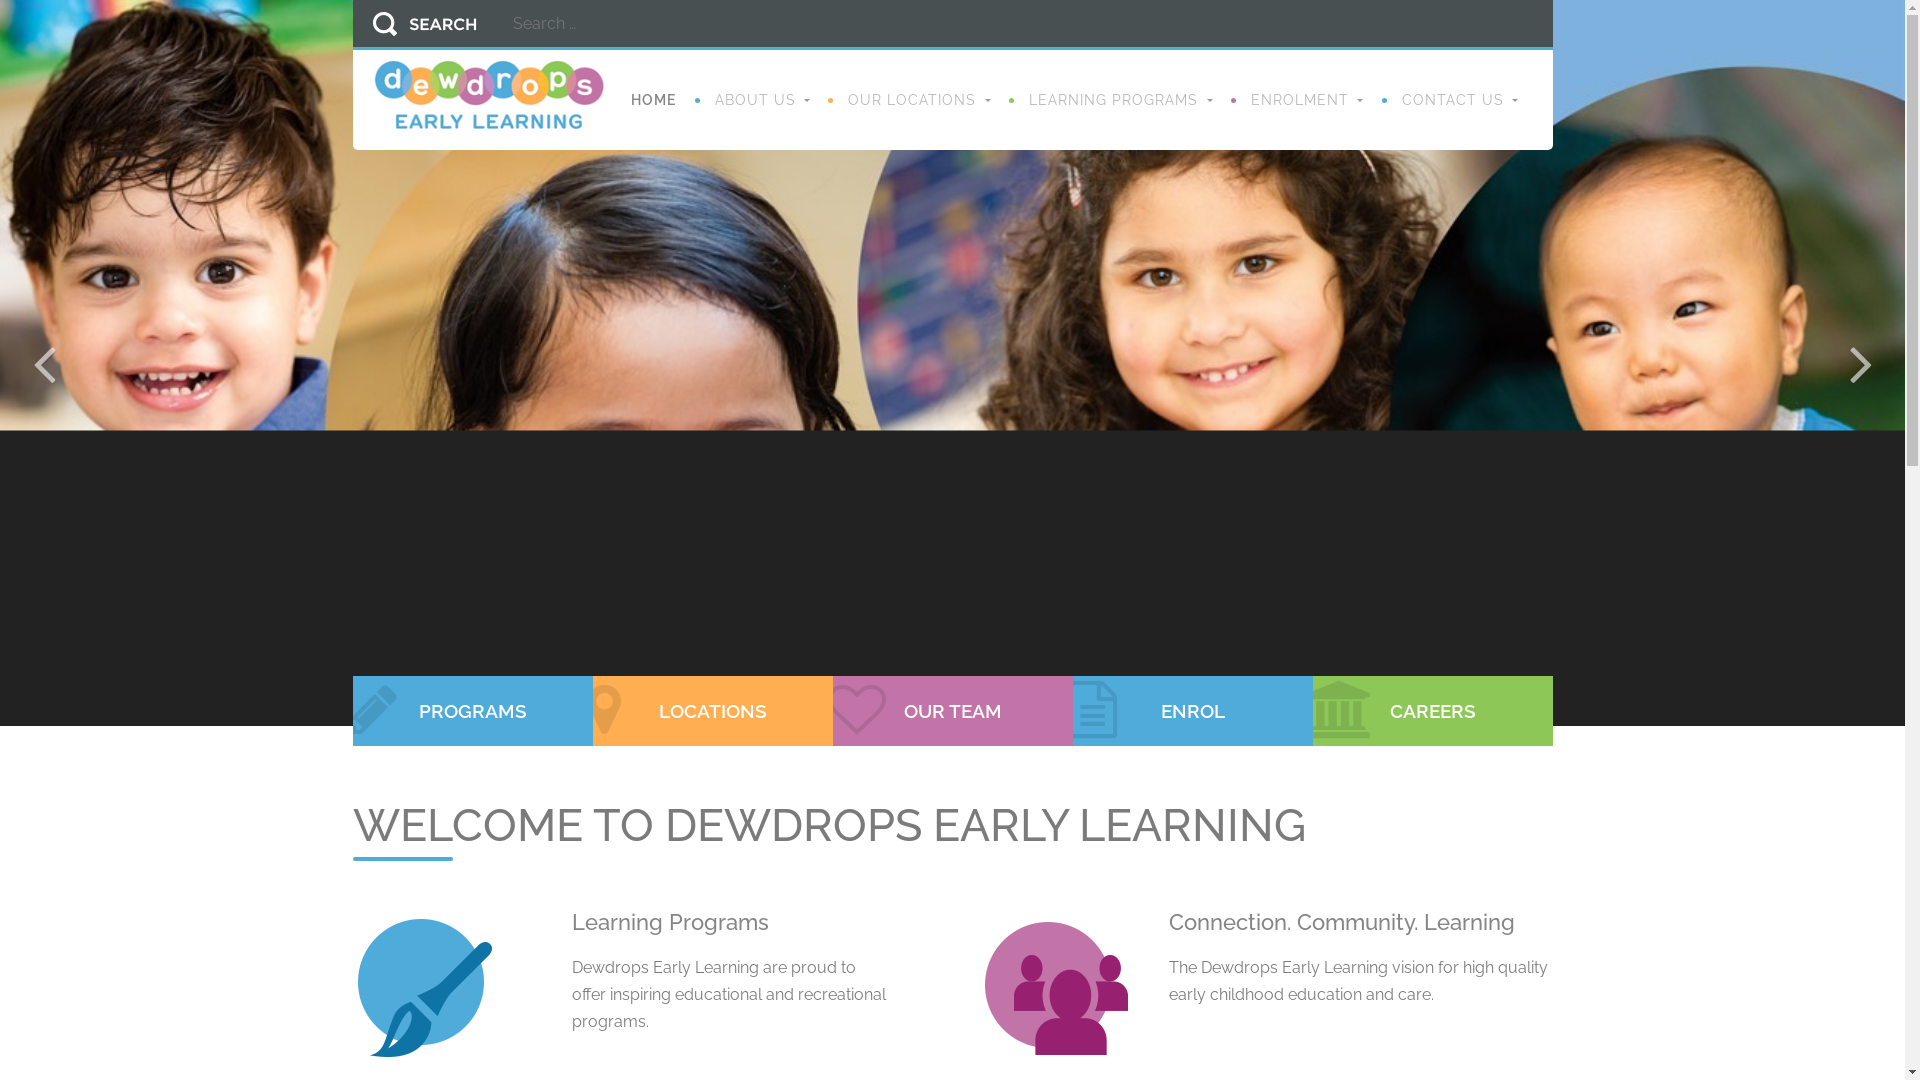  What do you see at coordinates (700, 100) in the screenshot?
I see `'ABOUT US'` at bounding box center [700, 100].